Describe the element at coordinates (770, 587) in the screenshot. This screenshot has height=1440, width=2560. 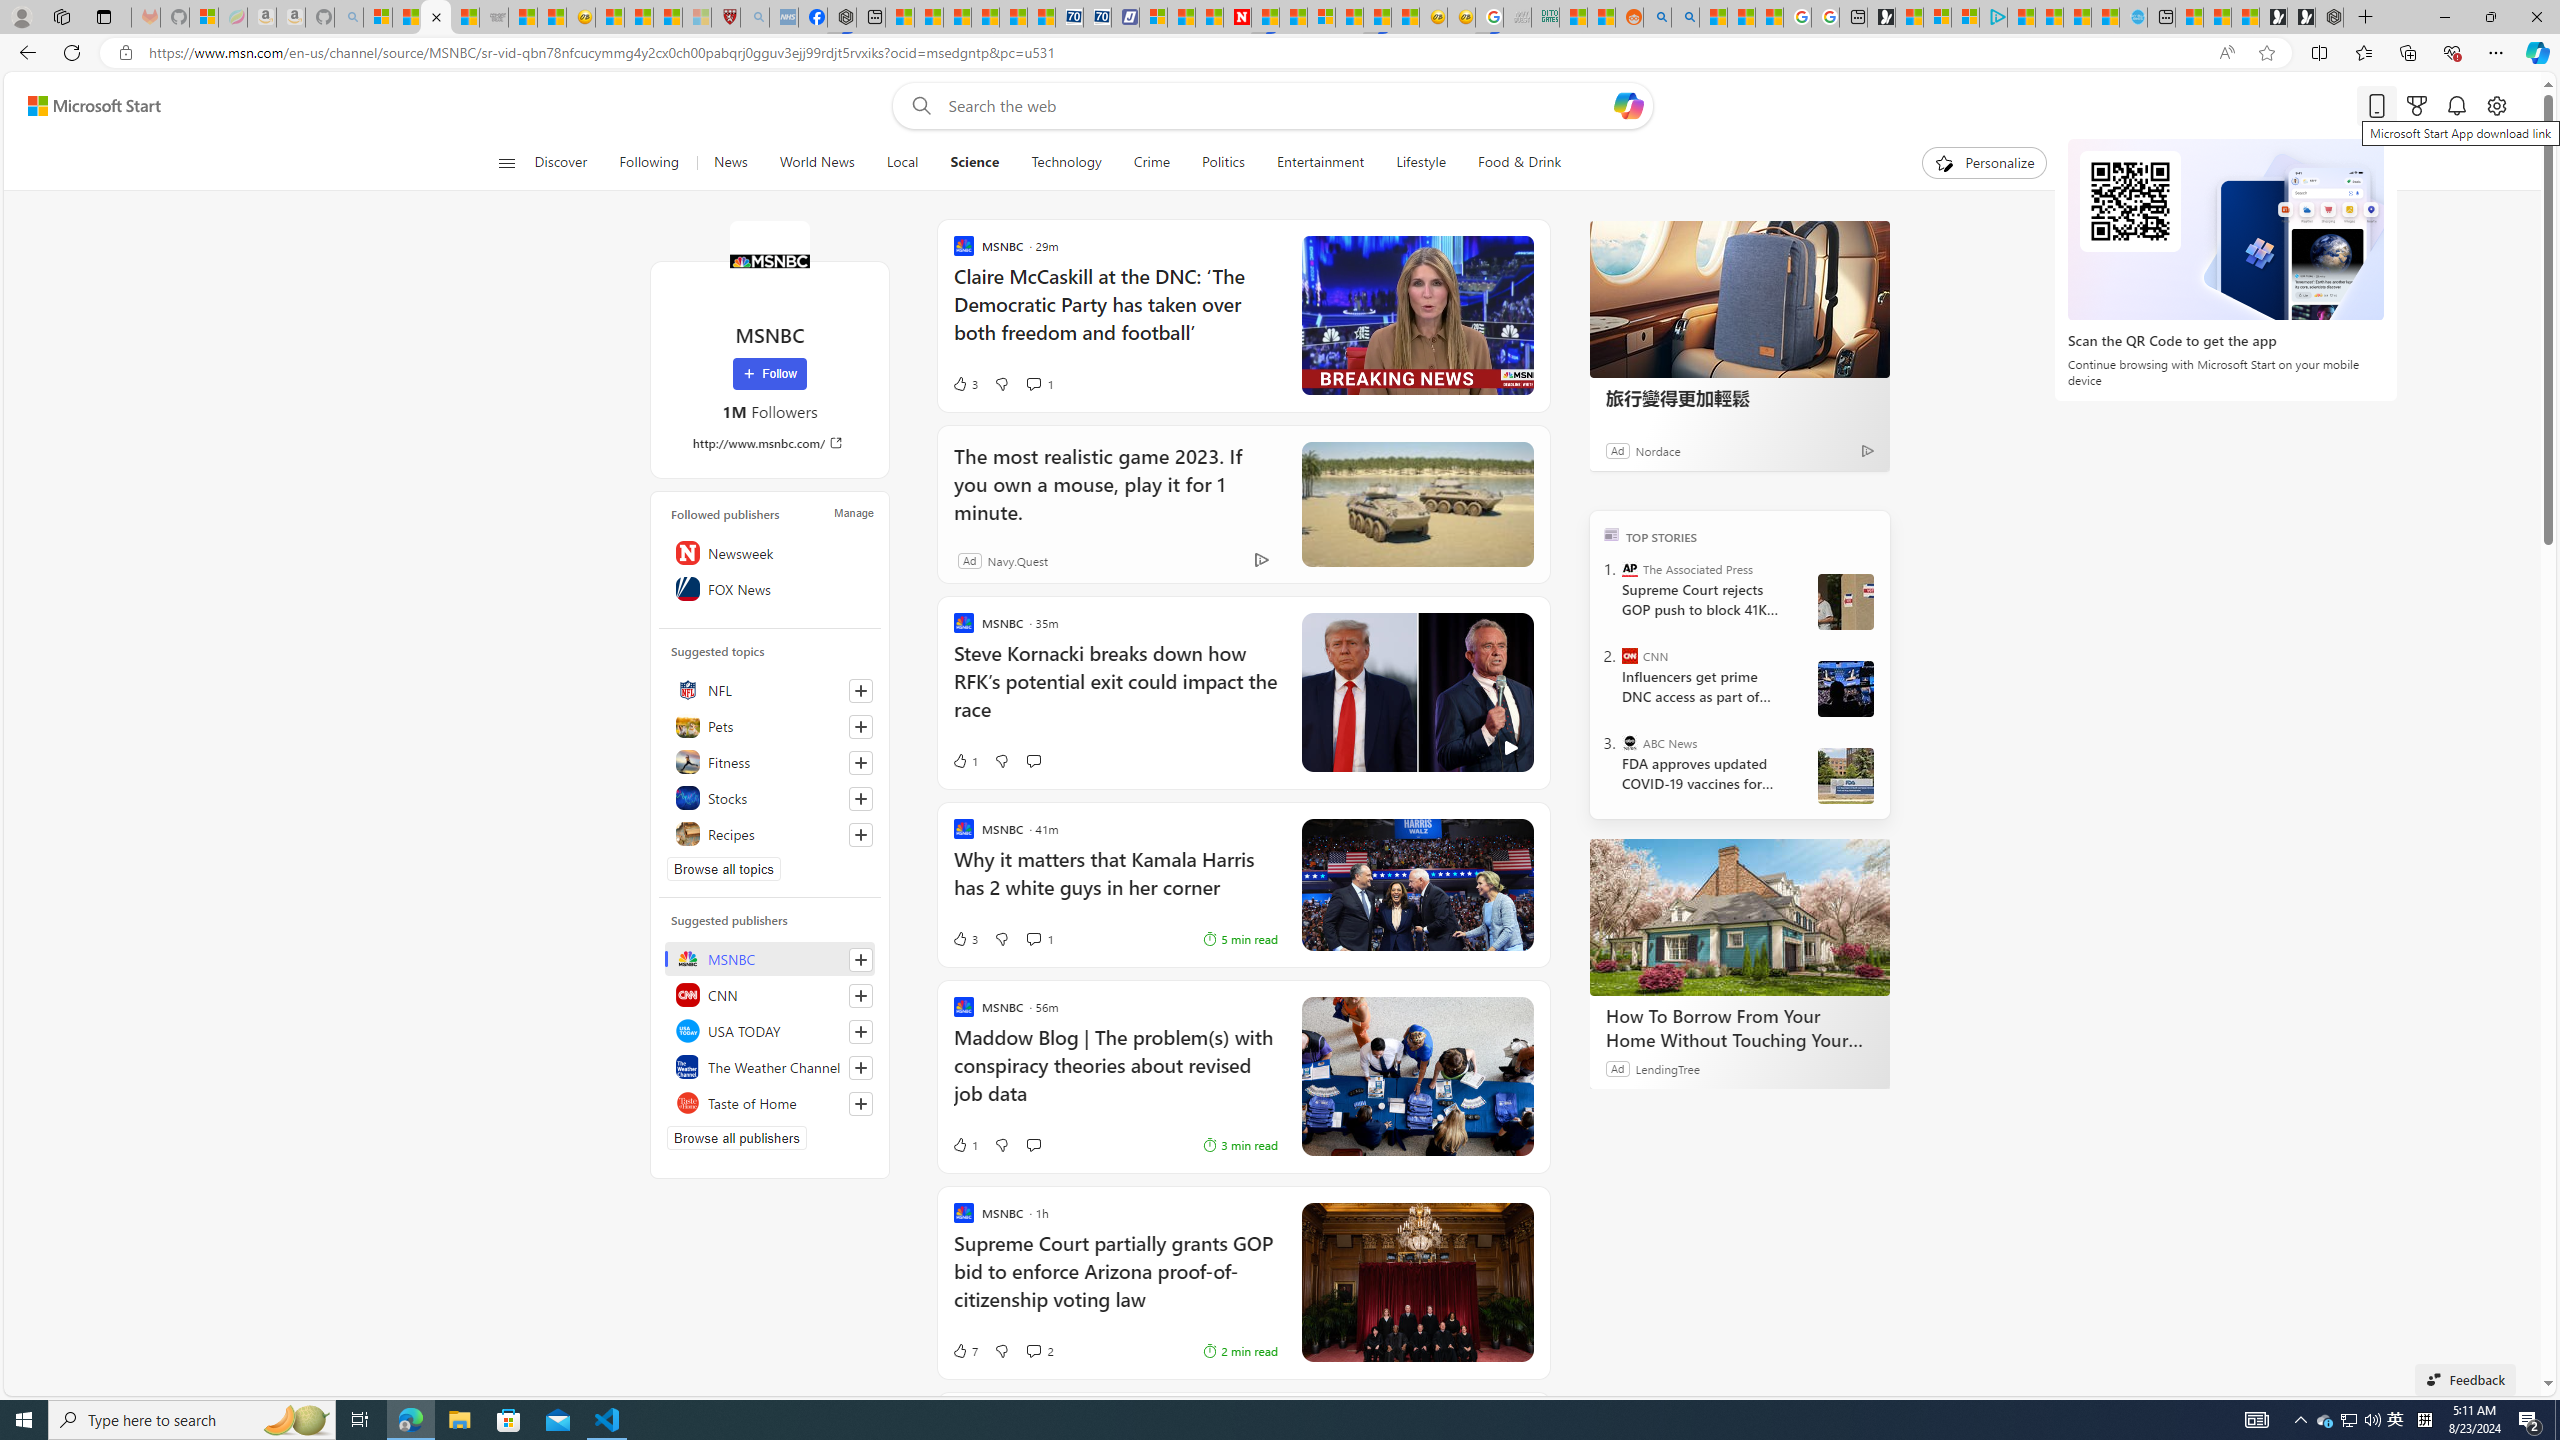
I see `'FOX News'` at that location.